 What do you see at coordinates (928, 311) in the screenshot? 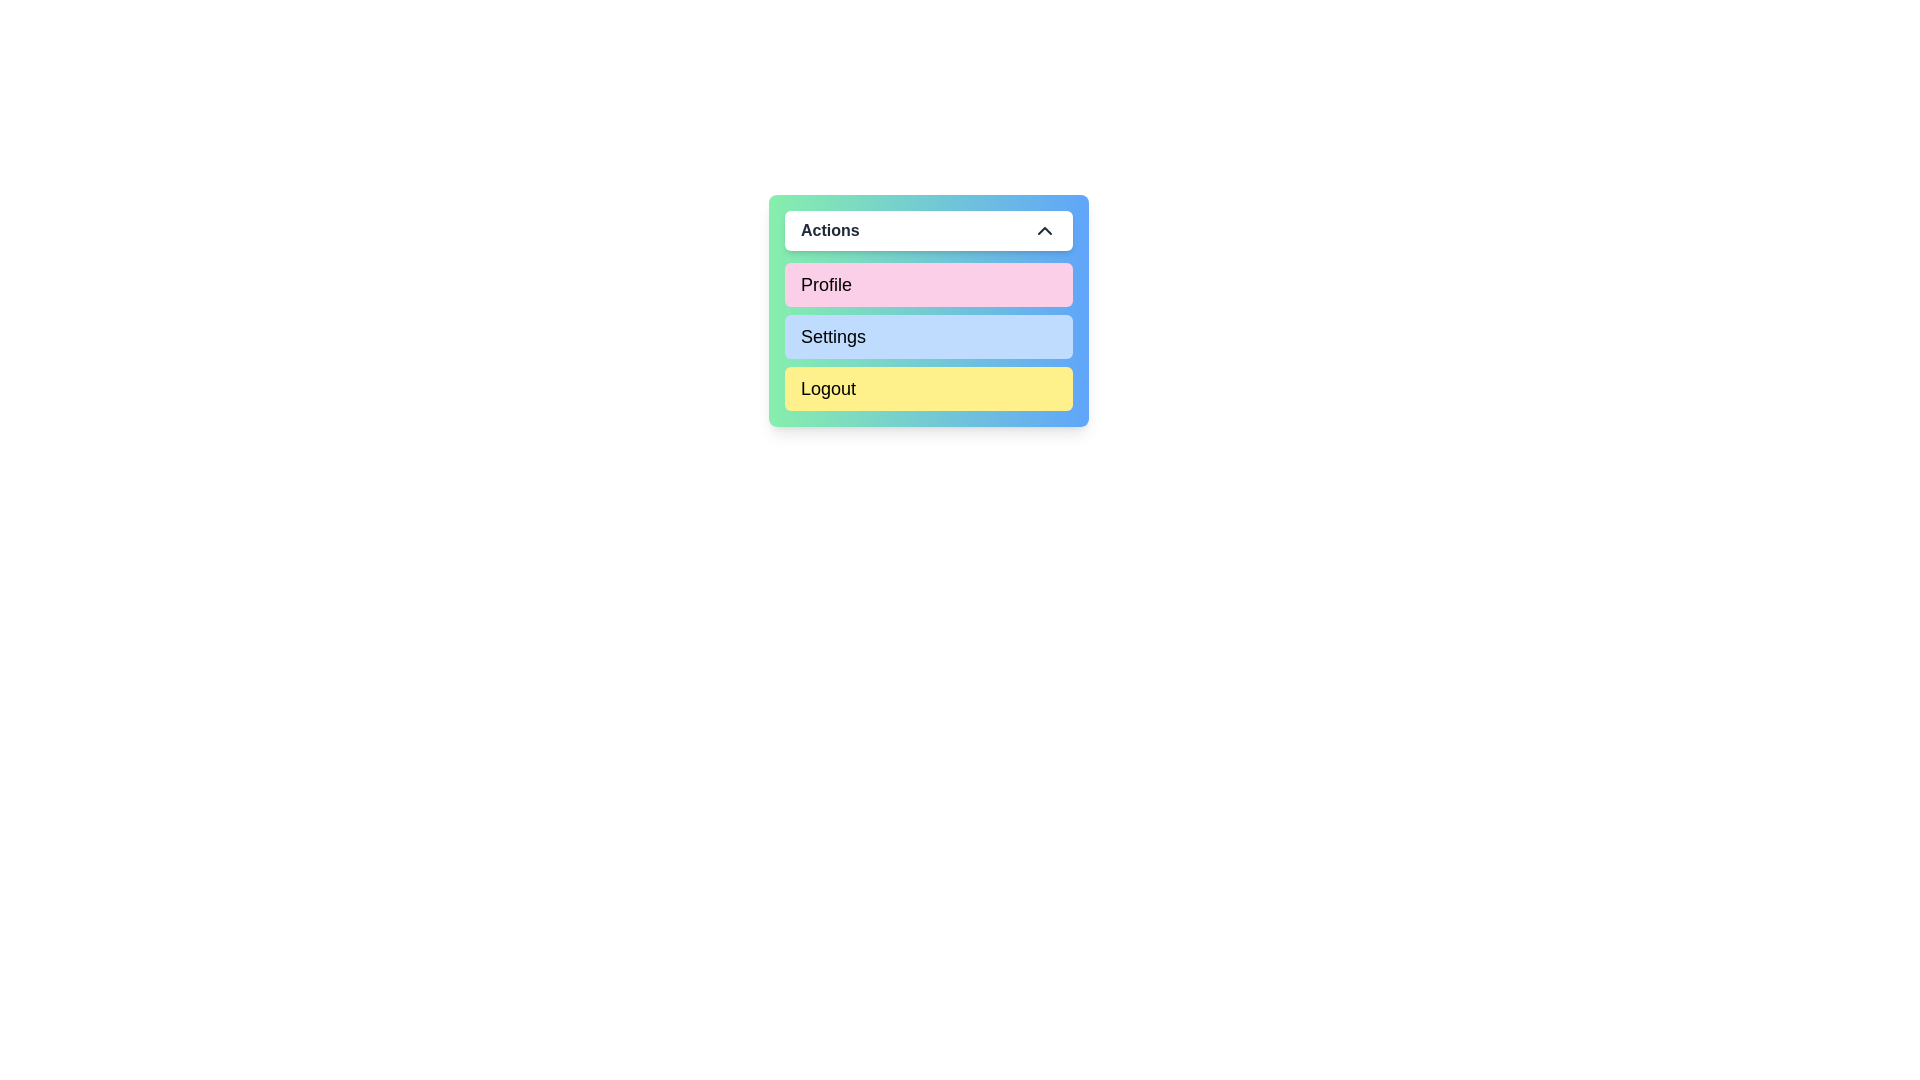
I see `the 'Profile' option in the vertical navigation menu` at bounding box center [928, 311].